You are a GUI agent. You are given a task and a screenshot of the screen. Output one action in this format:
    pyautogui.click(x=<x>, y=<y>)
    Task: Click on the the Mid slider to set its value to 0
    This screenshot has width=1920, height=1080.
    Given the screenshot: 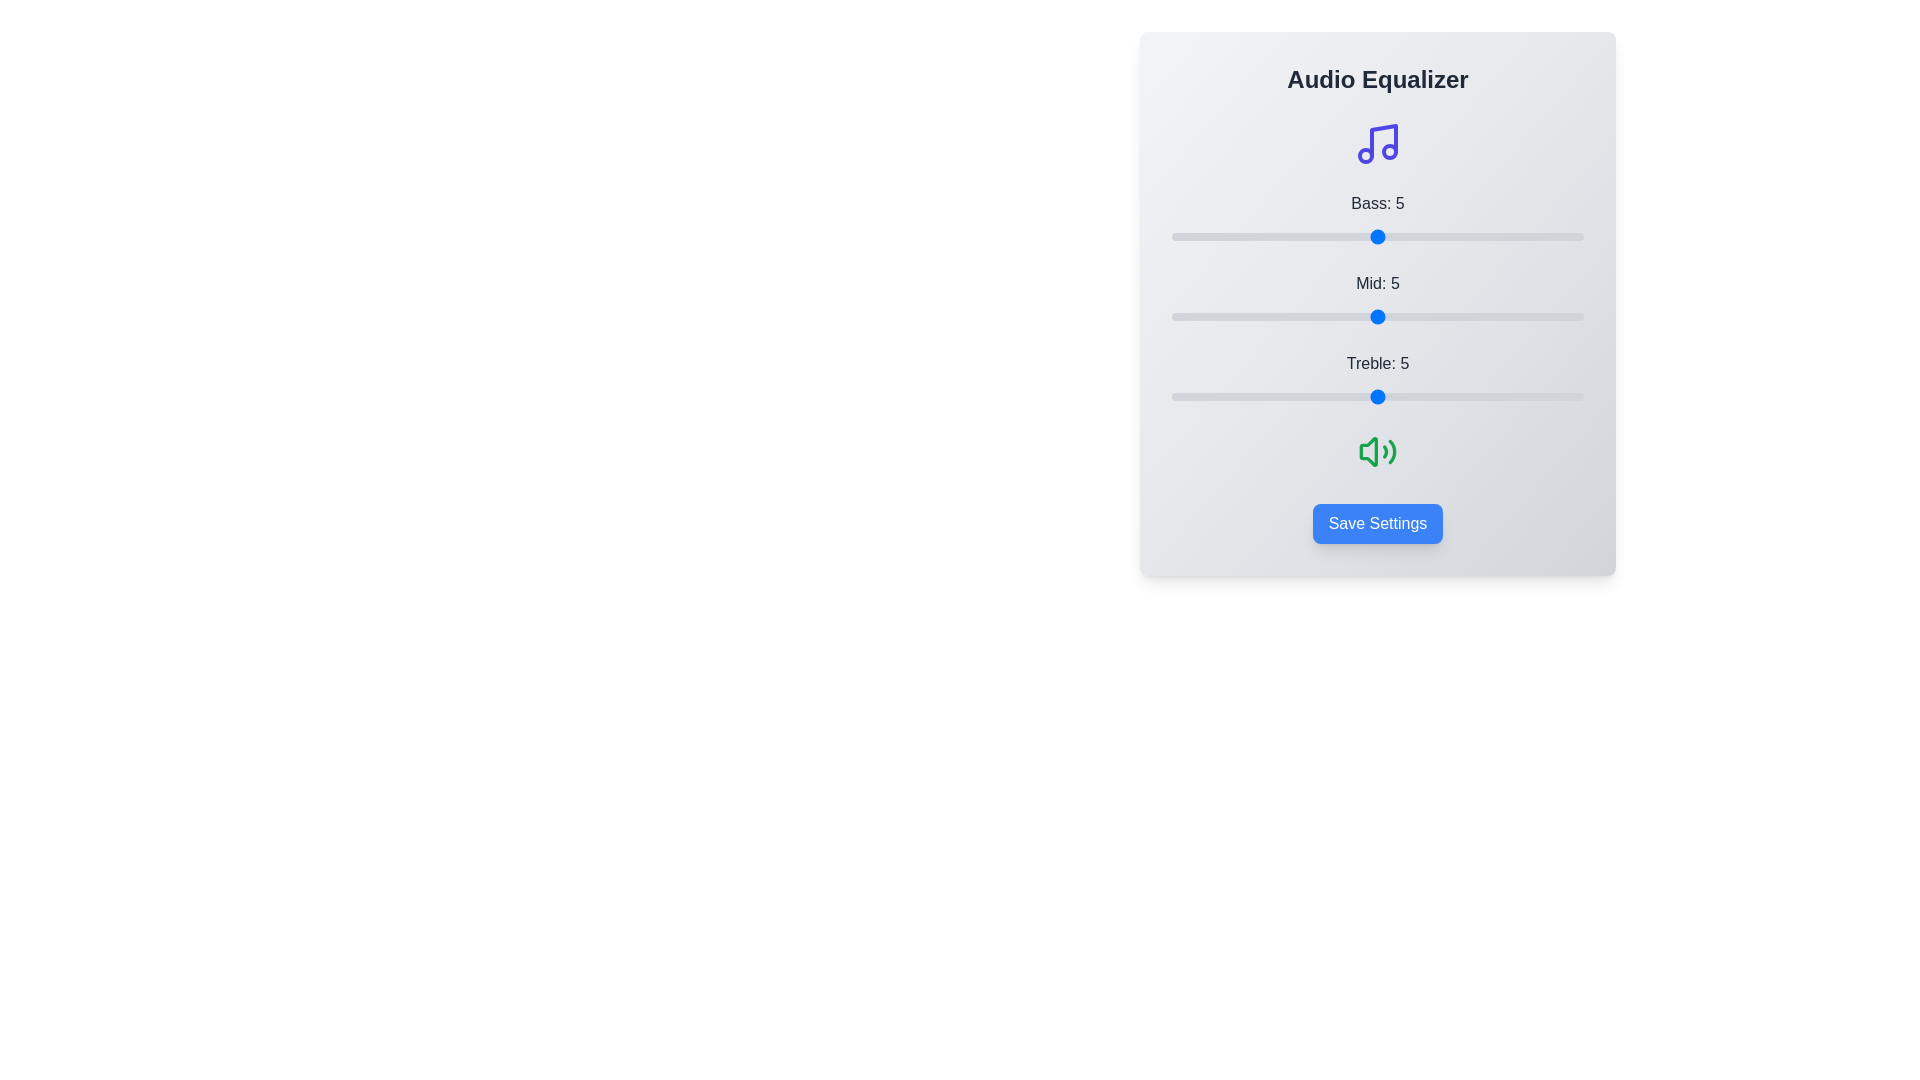 What is the action you would take?
    pyautogui.click(x=1171, y=315)
    